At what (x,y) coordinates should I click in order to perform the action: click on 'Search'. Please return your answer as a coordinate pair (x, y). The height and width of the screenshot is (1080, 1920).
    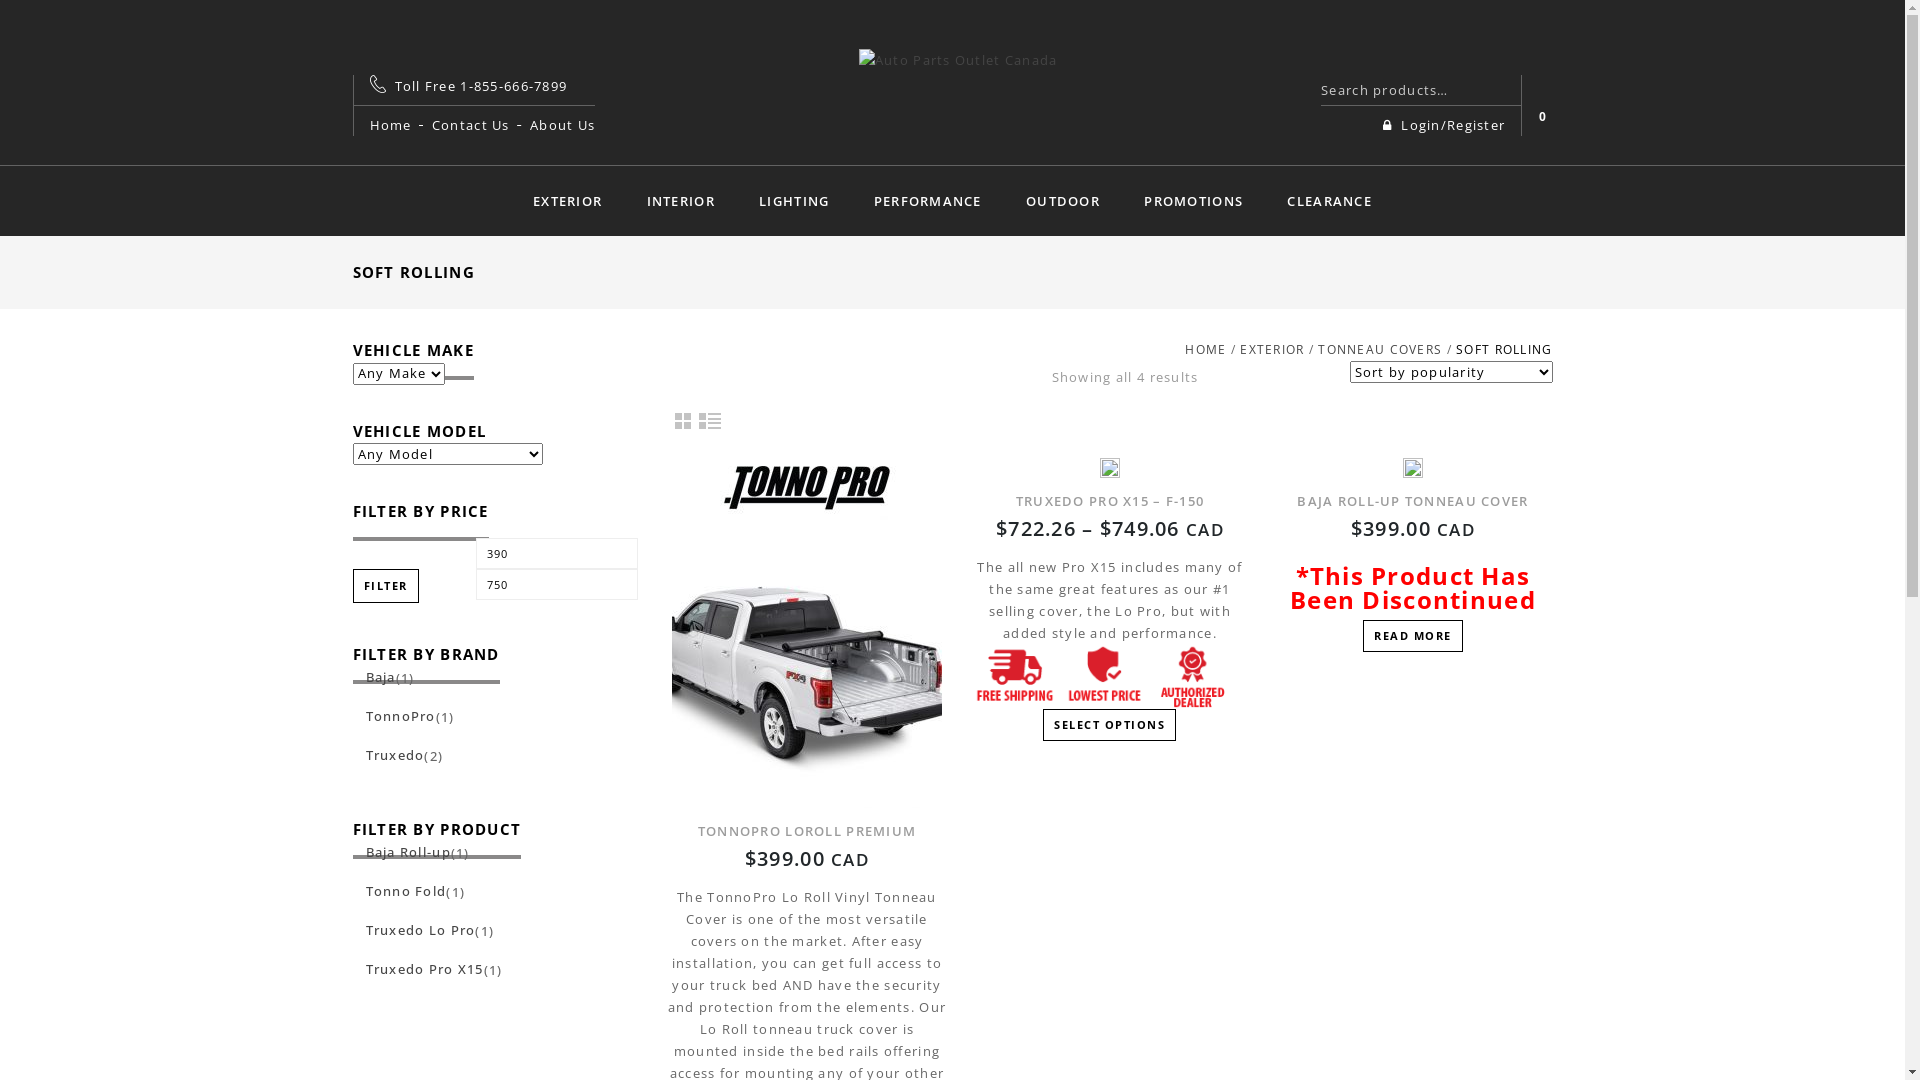
    Looking at the image, I should click on (1497, 88).